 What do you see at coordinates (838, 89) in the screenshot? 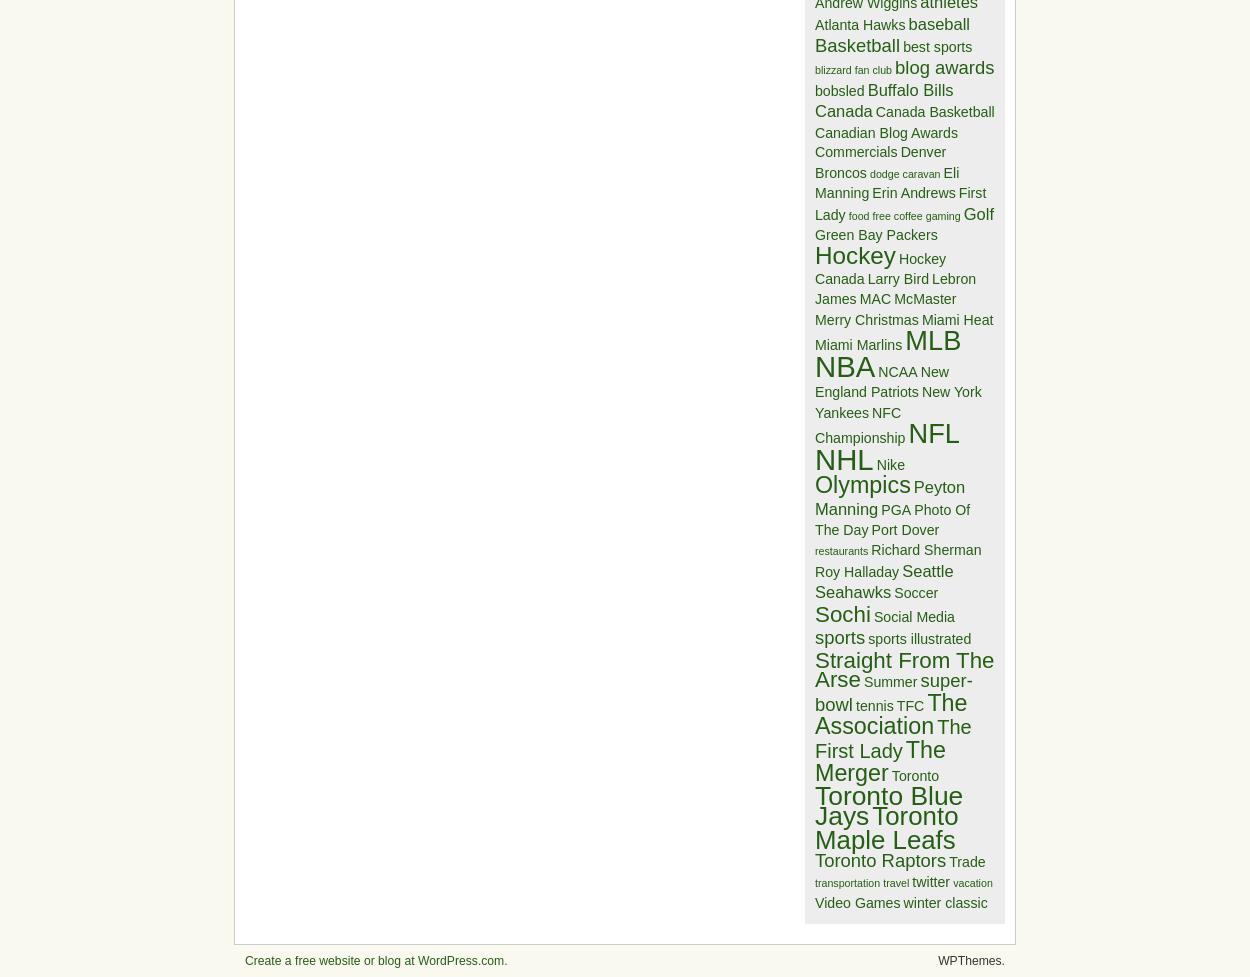
I see `'bobsled'` at bounding box center [838, 89].